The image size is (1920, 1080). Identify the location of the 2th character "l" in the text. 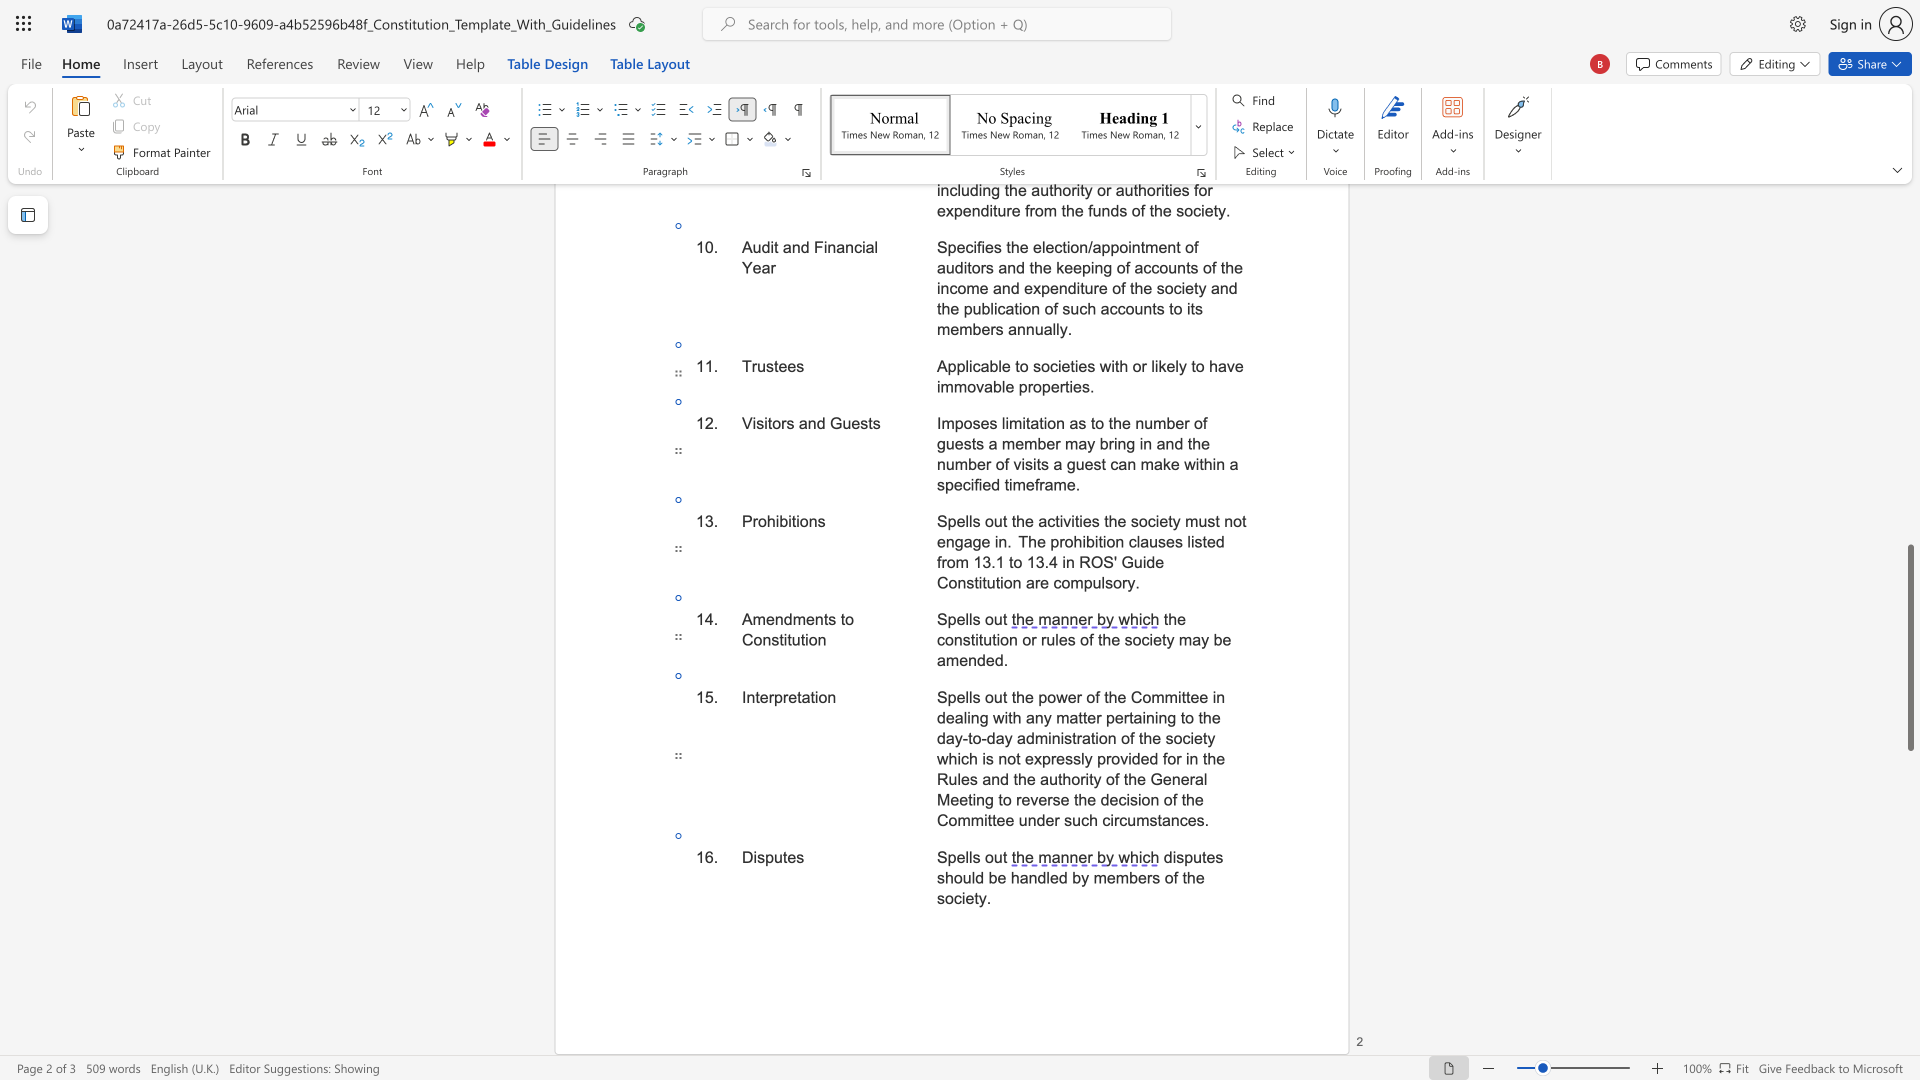
(970, 856).